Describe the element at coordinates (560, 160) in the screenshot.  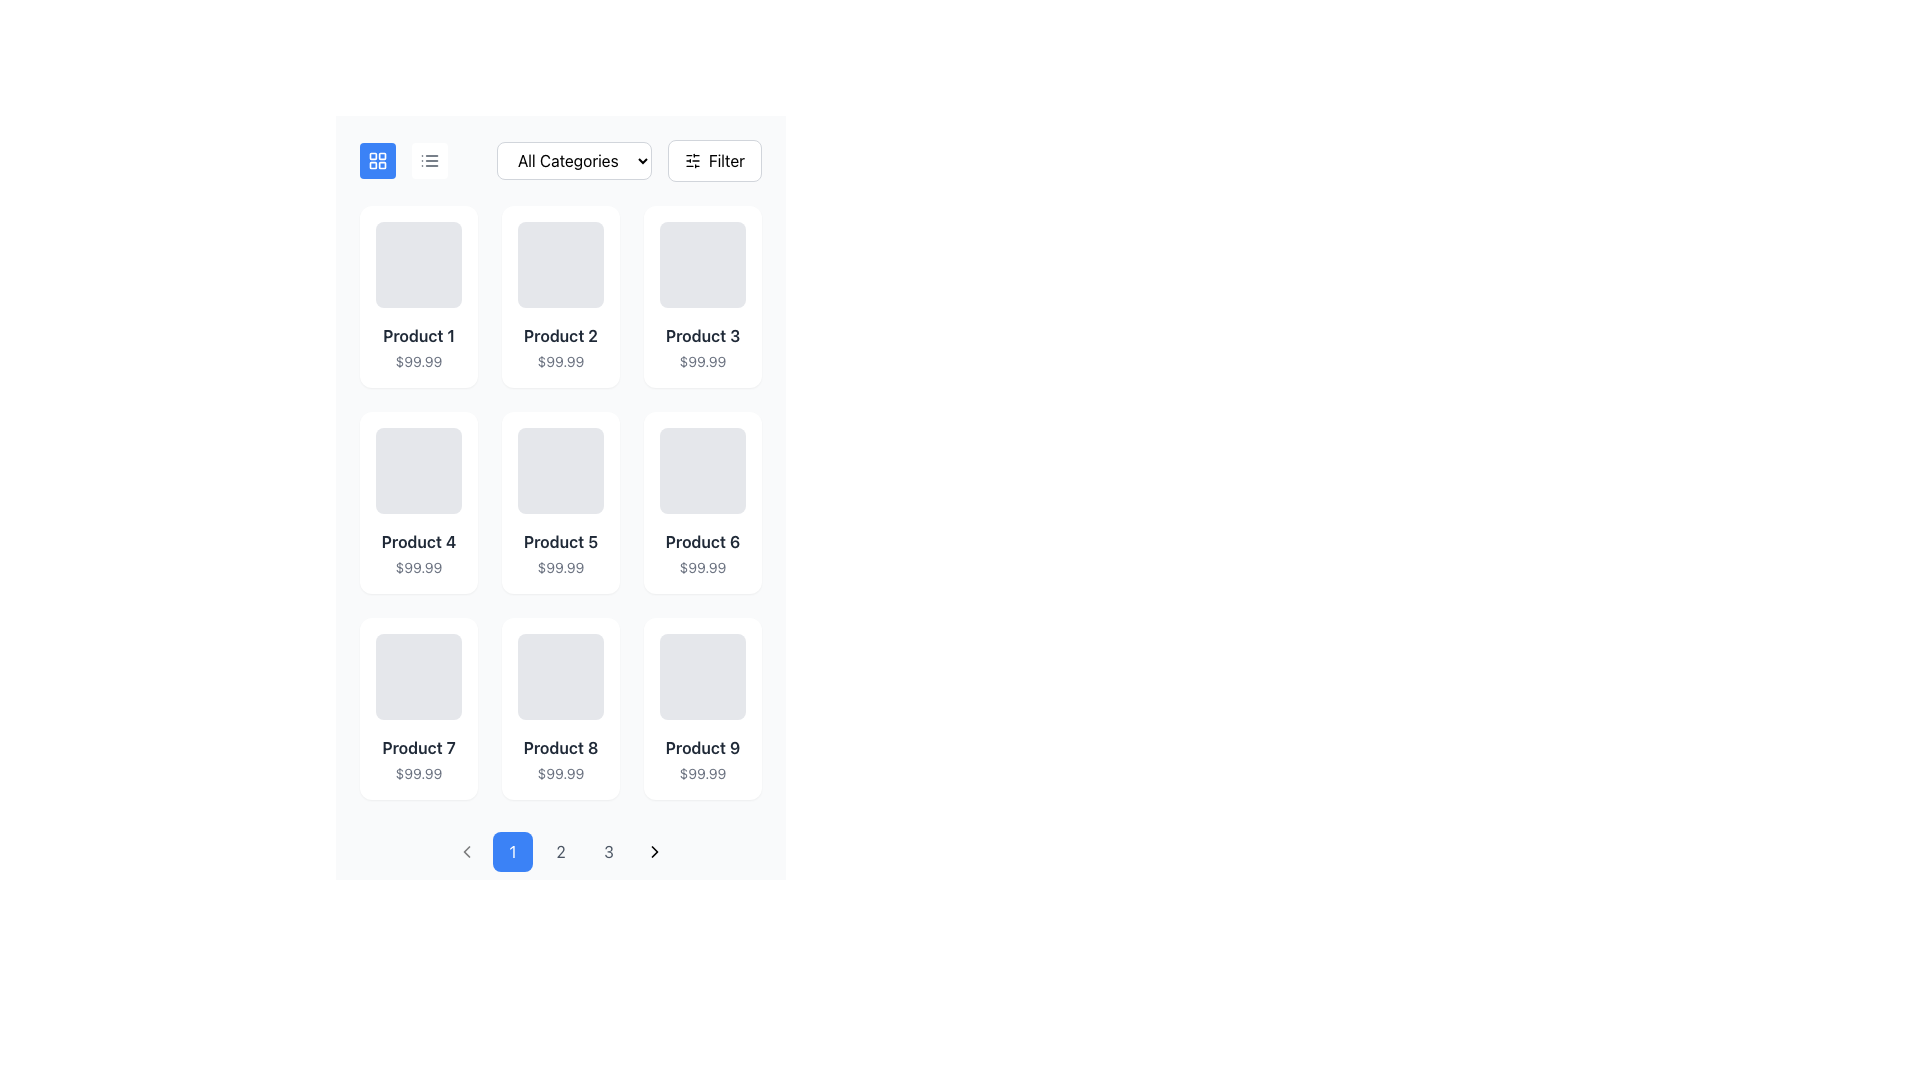
I see `the horizontal toolbar located at the top of the interface, which contains options like 'All Categories' and 'Filter'` at that location.